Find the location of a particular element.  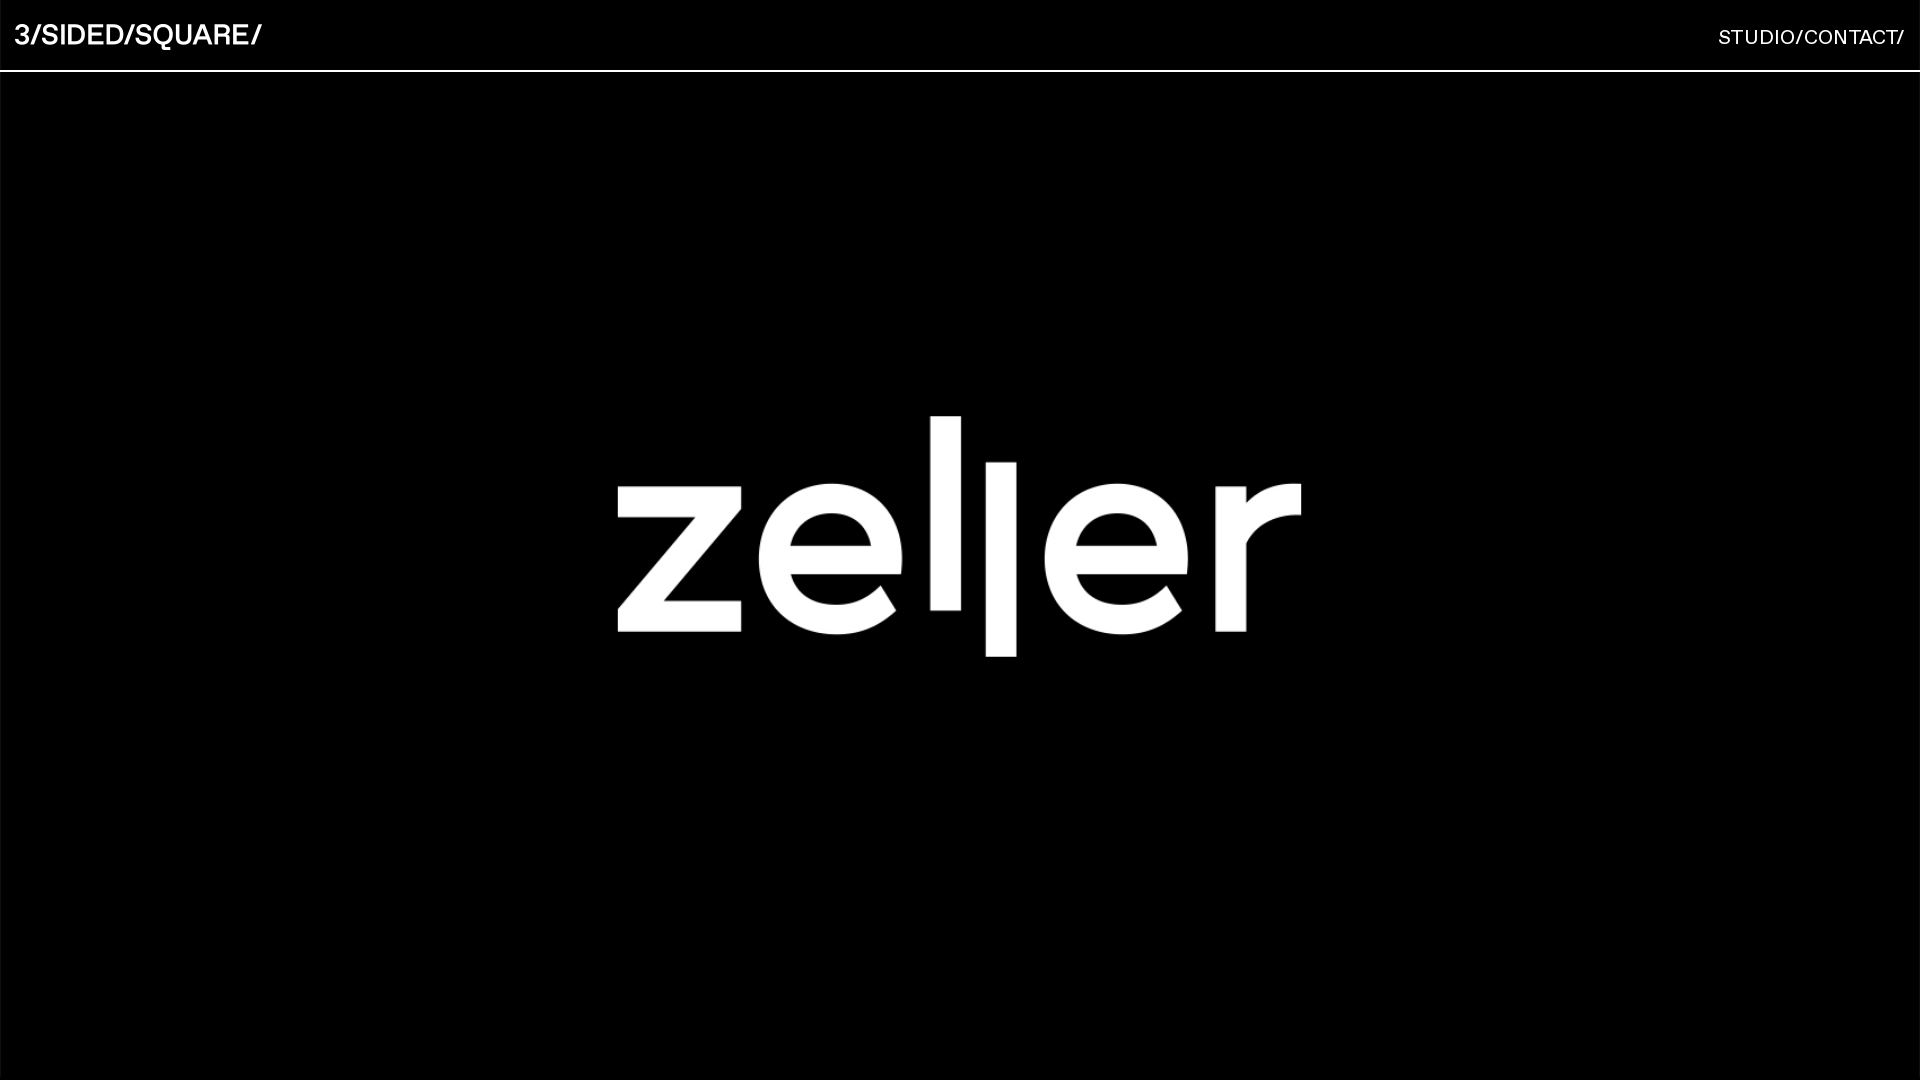

'STUDIO/CONTACT/' is located at coordinates (1717, 37).